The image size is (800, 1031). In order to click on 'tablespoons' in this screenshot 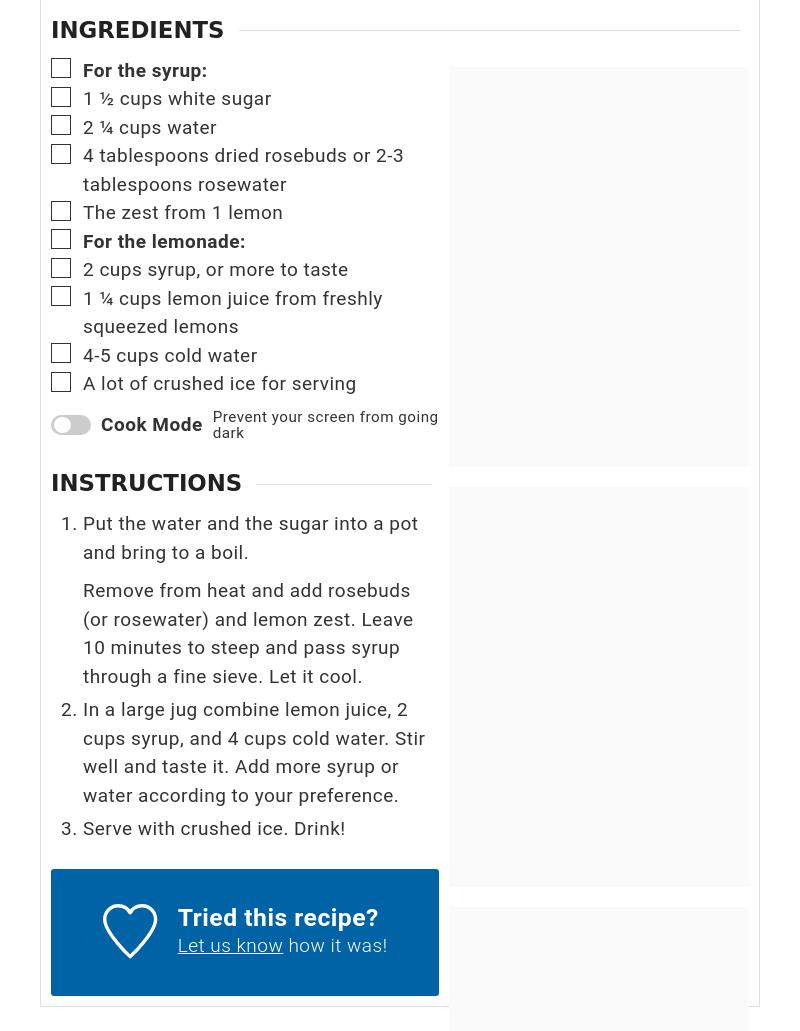, I will do `click(154, 154)`.